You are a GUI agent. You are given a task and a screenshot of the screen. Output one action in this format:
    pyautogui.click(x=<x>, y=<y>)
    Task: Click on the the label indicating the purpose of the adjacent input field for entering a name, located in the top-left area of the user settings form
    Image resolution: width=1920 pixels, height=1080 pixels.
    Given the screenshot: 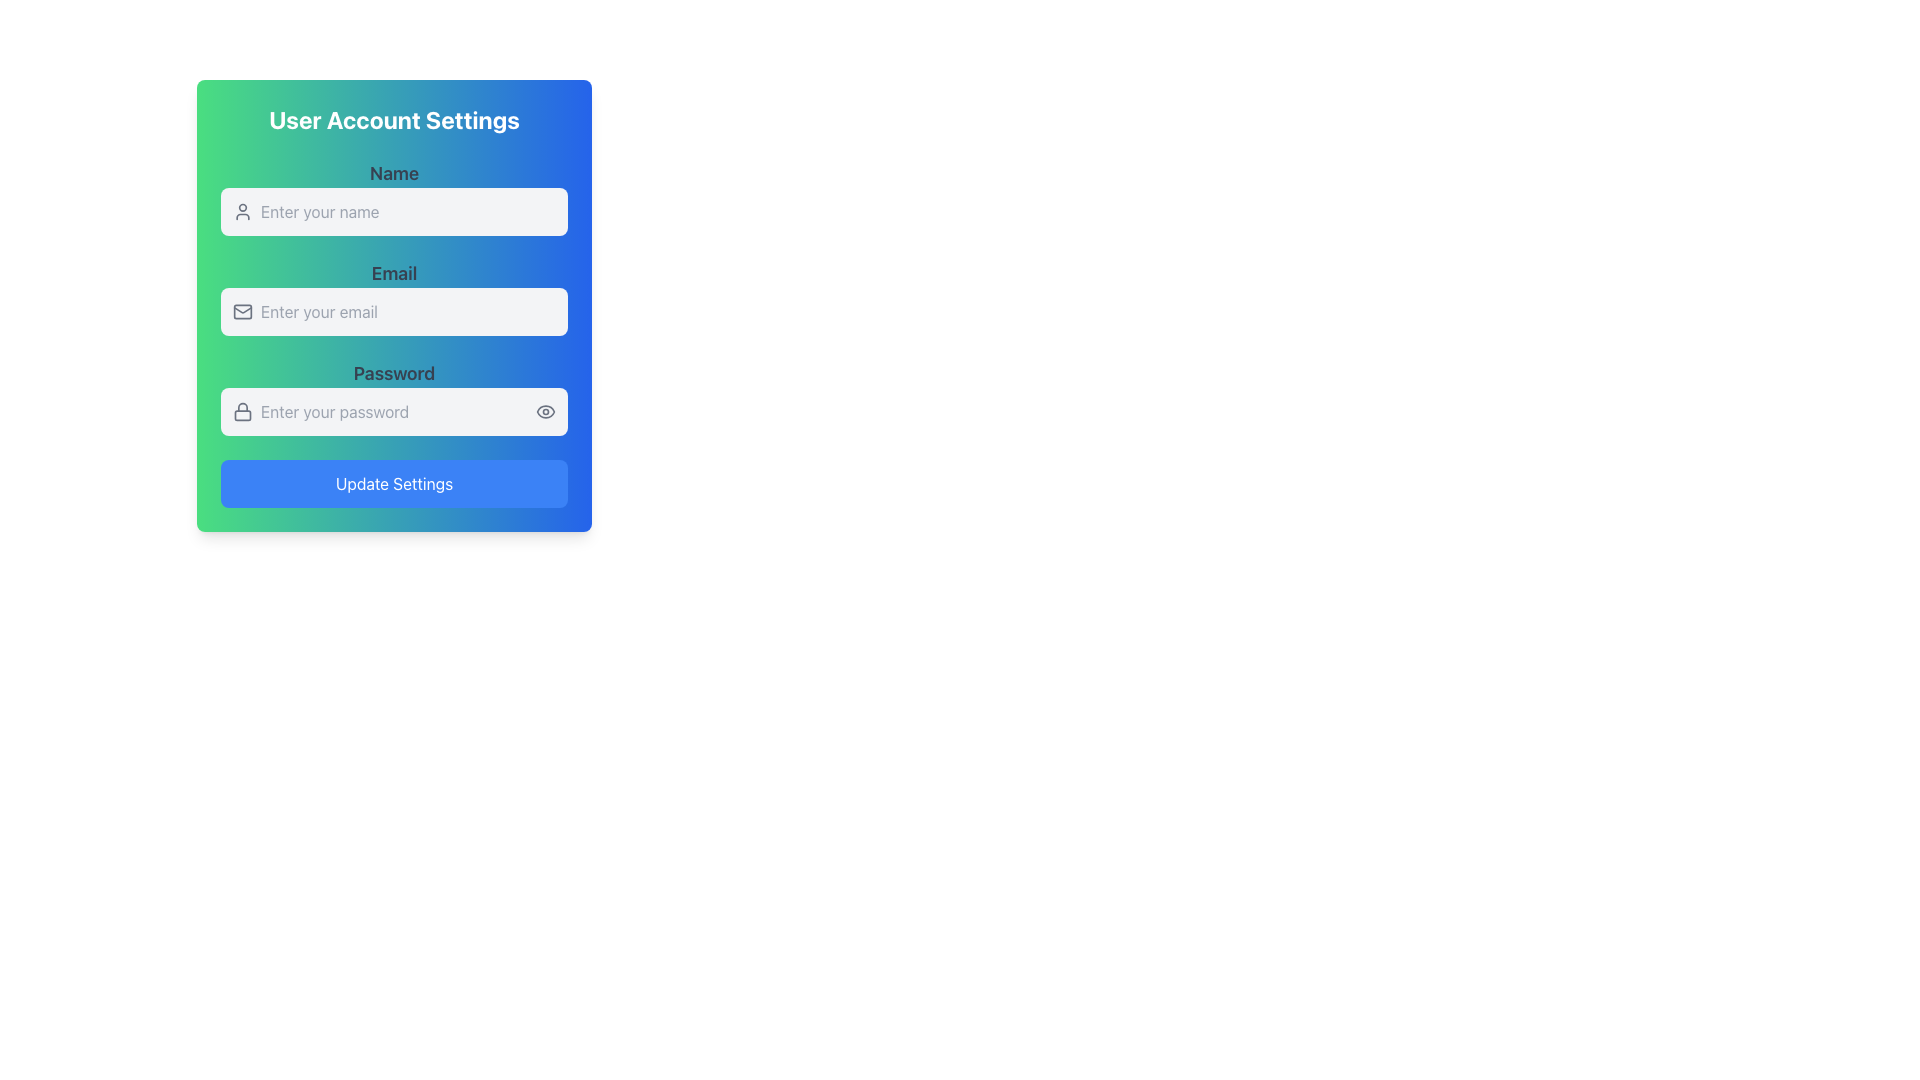 What is the action you would take?
    pyautogui.click(x=394, y=172)
    